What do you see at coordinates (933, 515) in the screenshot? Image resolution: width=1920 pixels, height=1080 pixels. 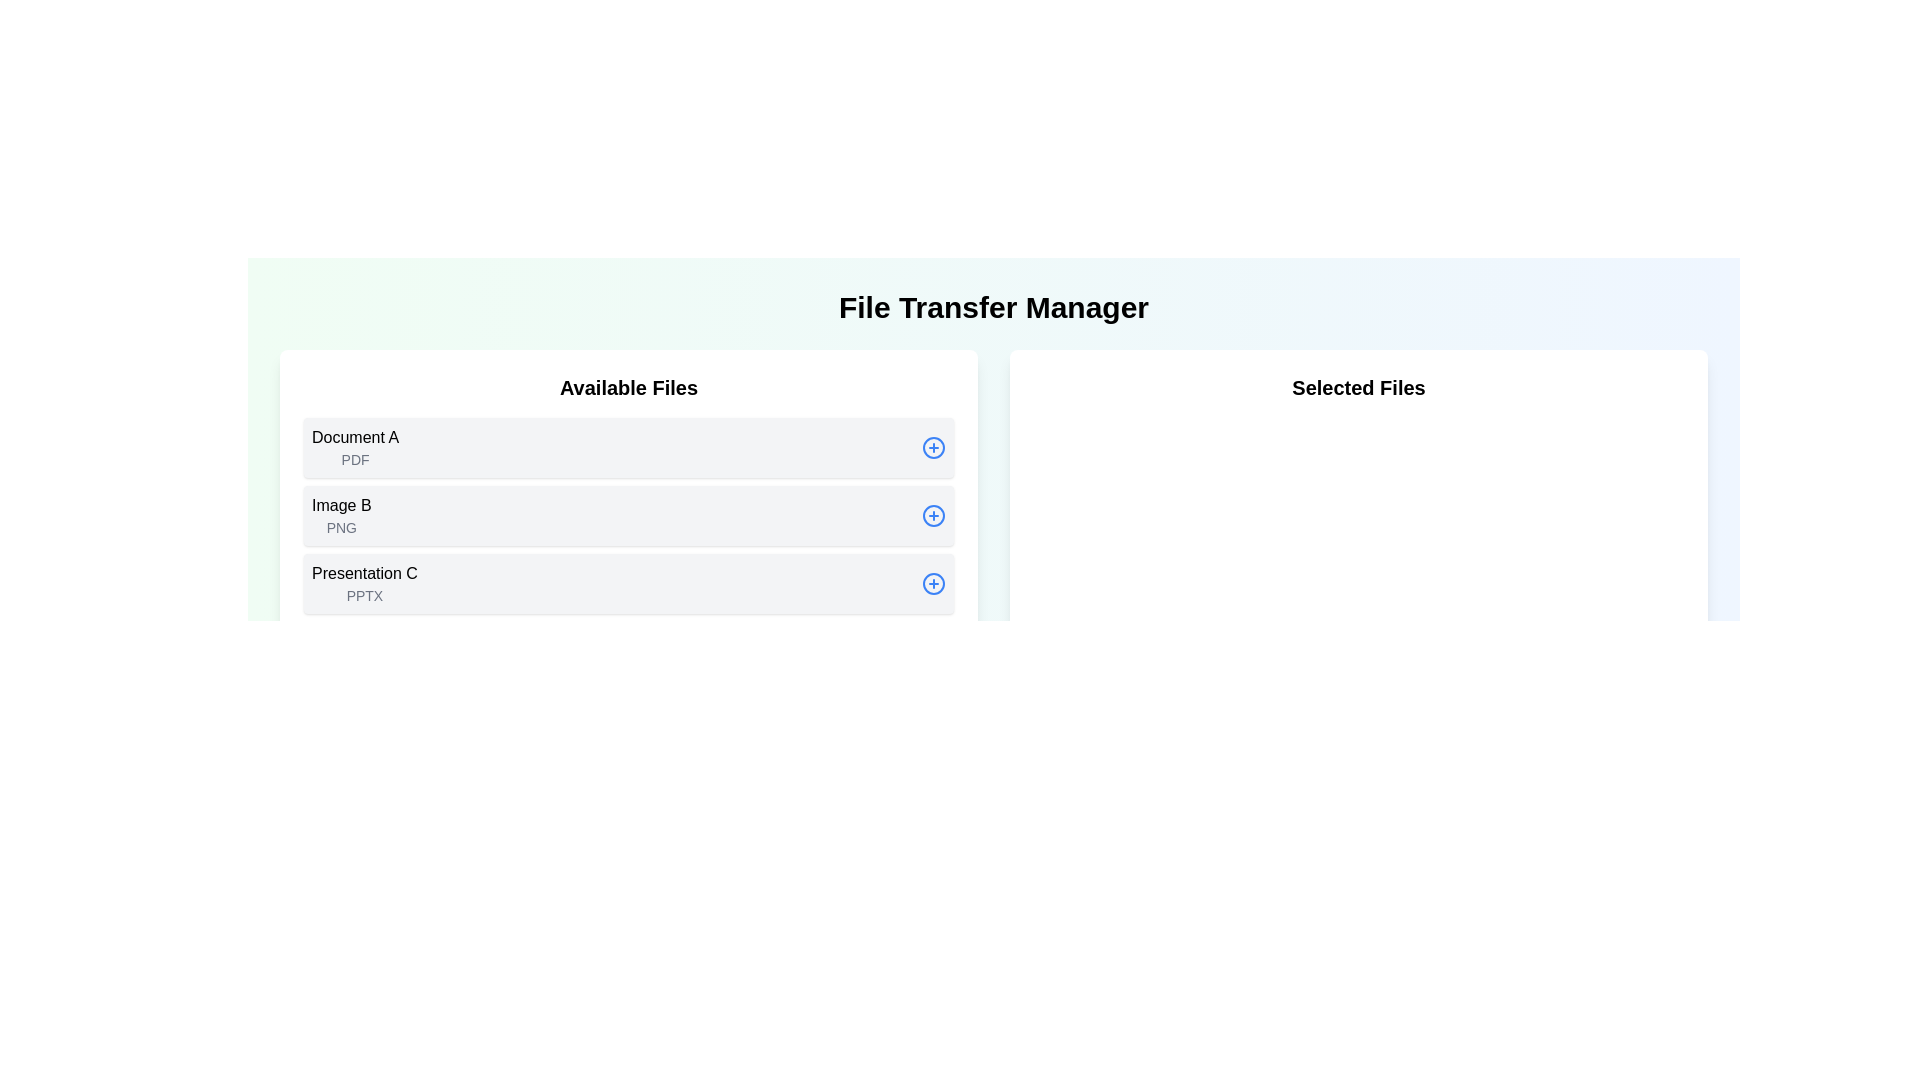 I see `the circular blue button with a plus symbol, which is located to the right of the 'Image B PNG' text` at bounding box center [933, 515].